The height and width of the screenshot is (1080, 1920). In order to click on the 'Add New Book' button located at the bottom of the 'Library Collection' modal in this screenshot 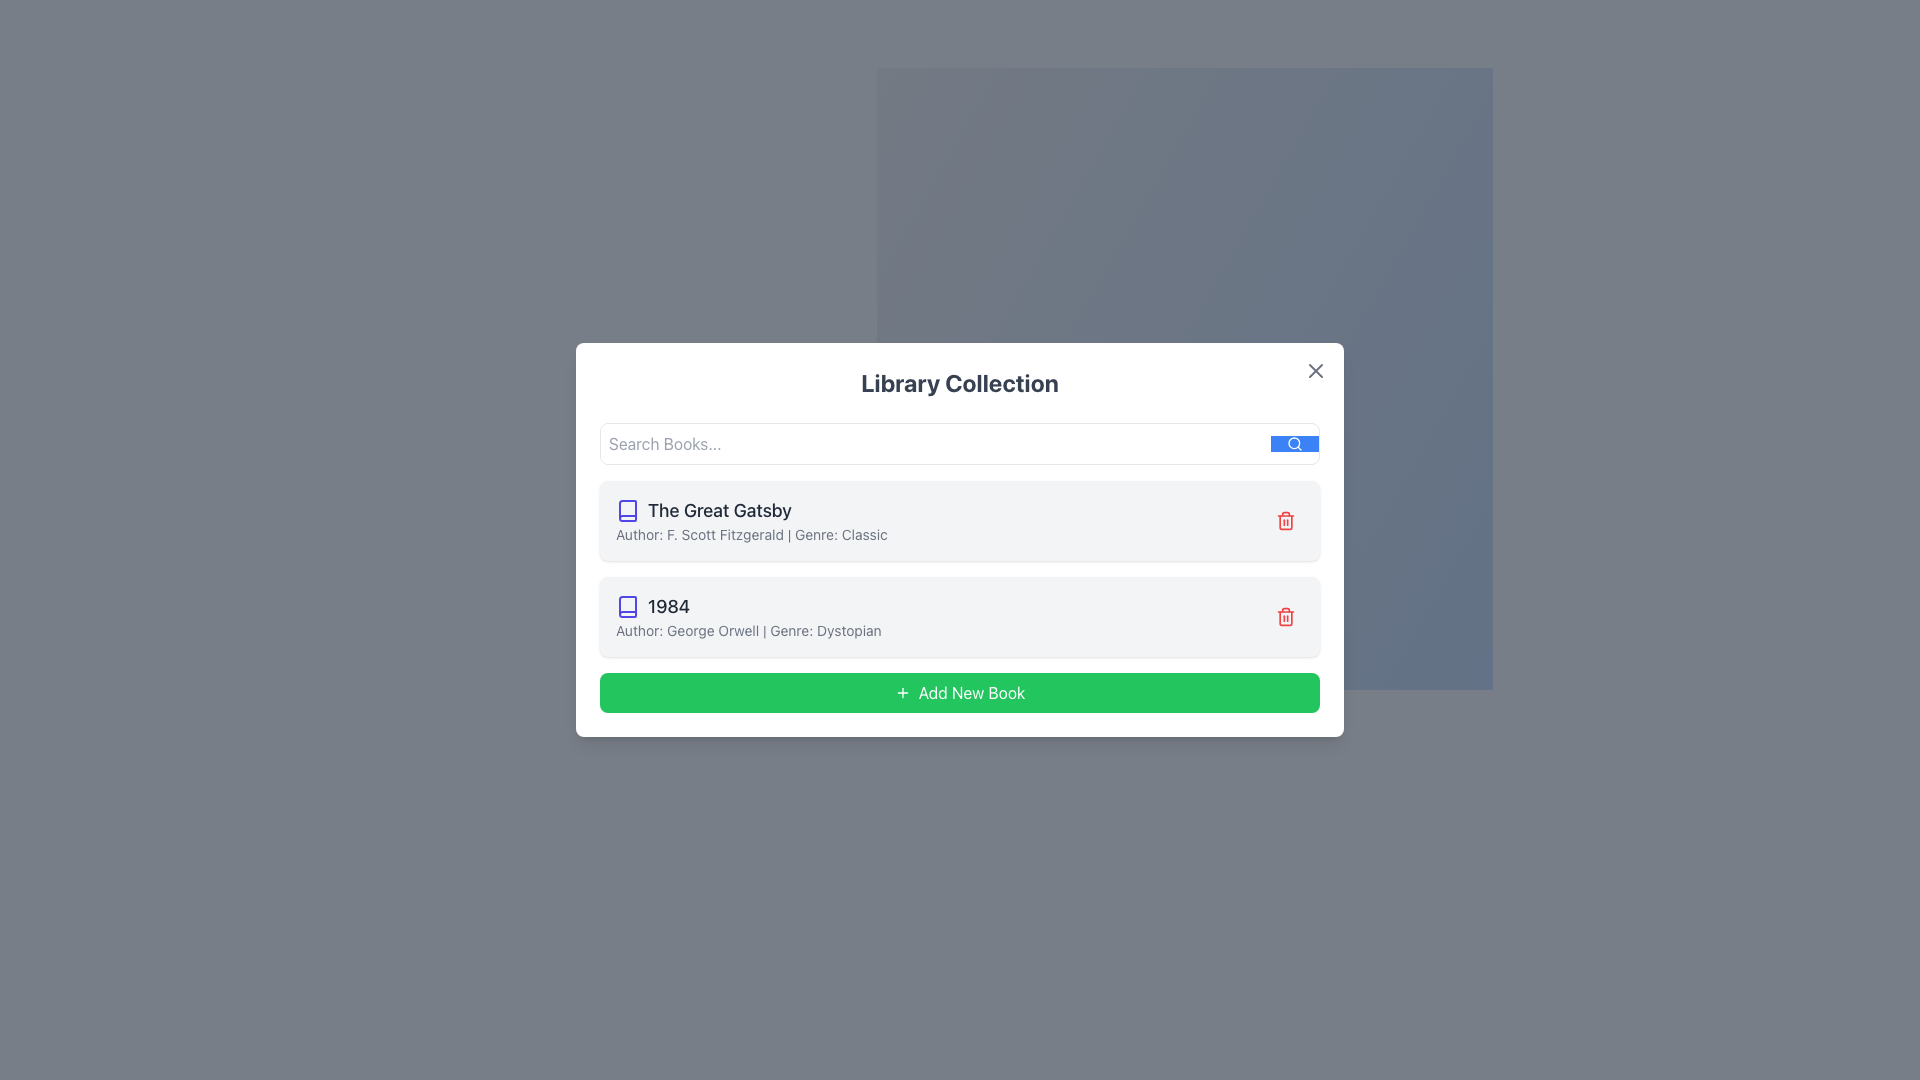, I will do `click(960, 692)`.